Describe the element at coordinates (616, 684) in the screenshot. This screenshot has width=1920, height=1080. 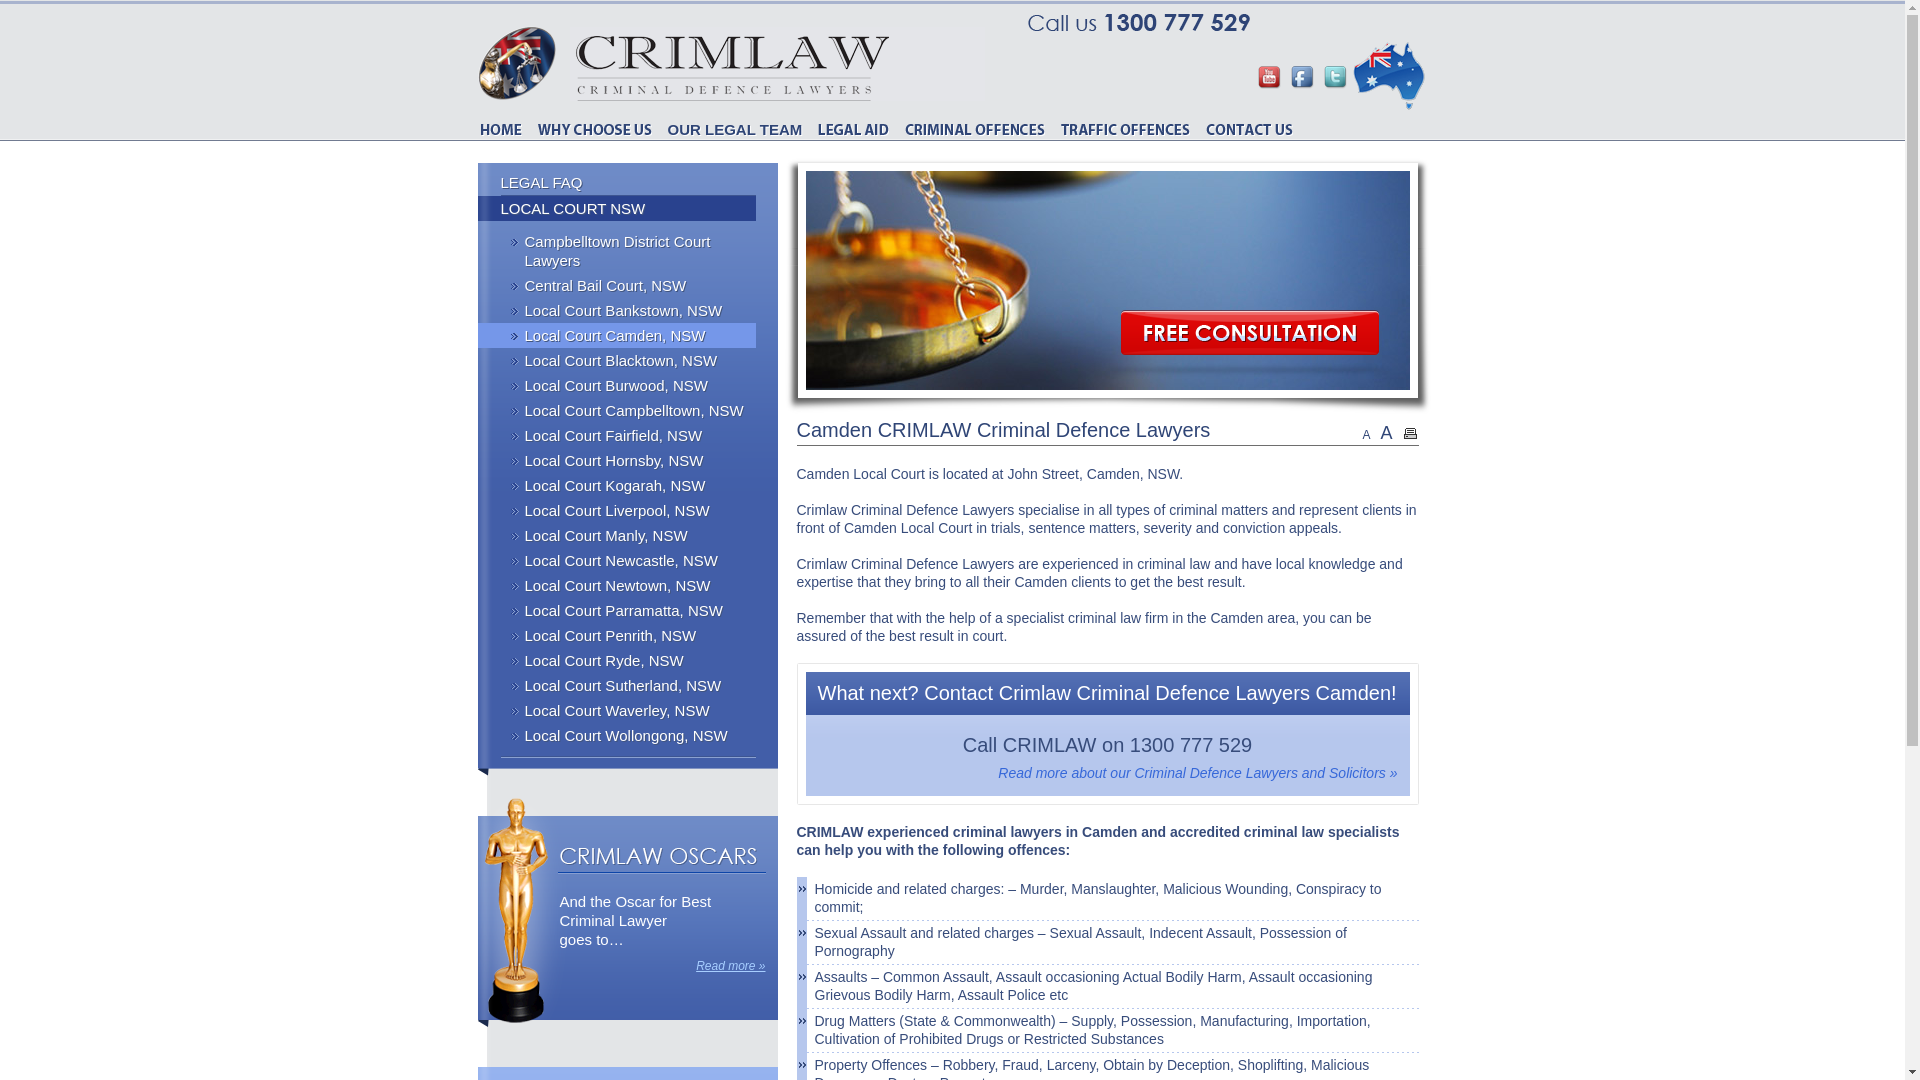
I see `'Local Court Sutherland, NSW'` at that location.